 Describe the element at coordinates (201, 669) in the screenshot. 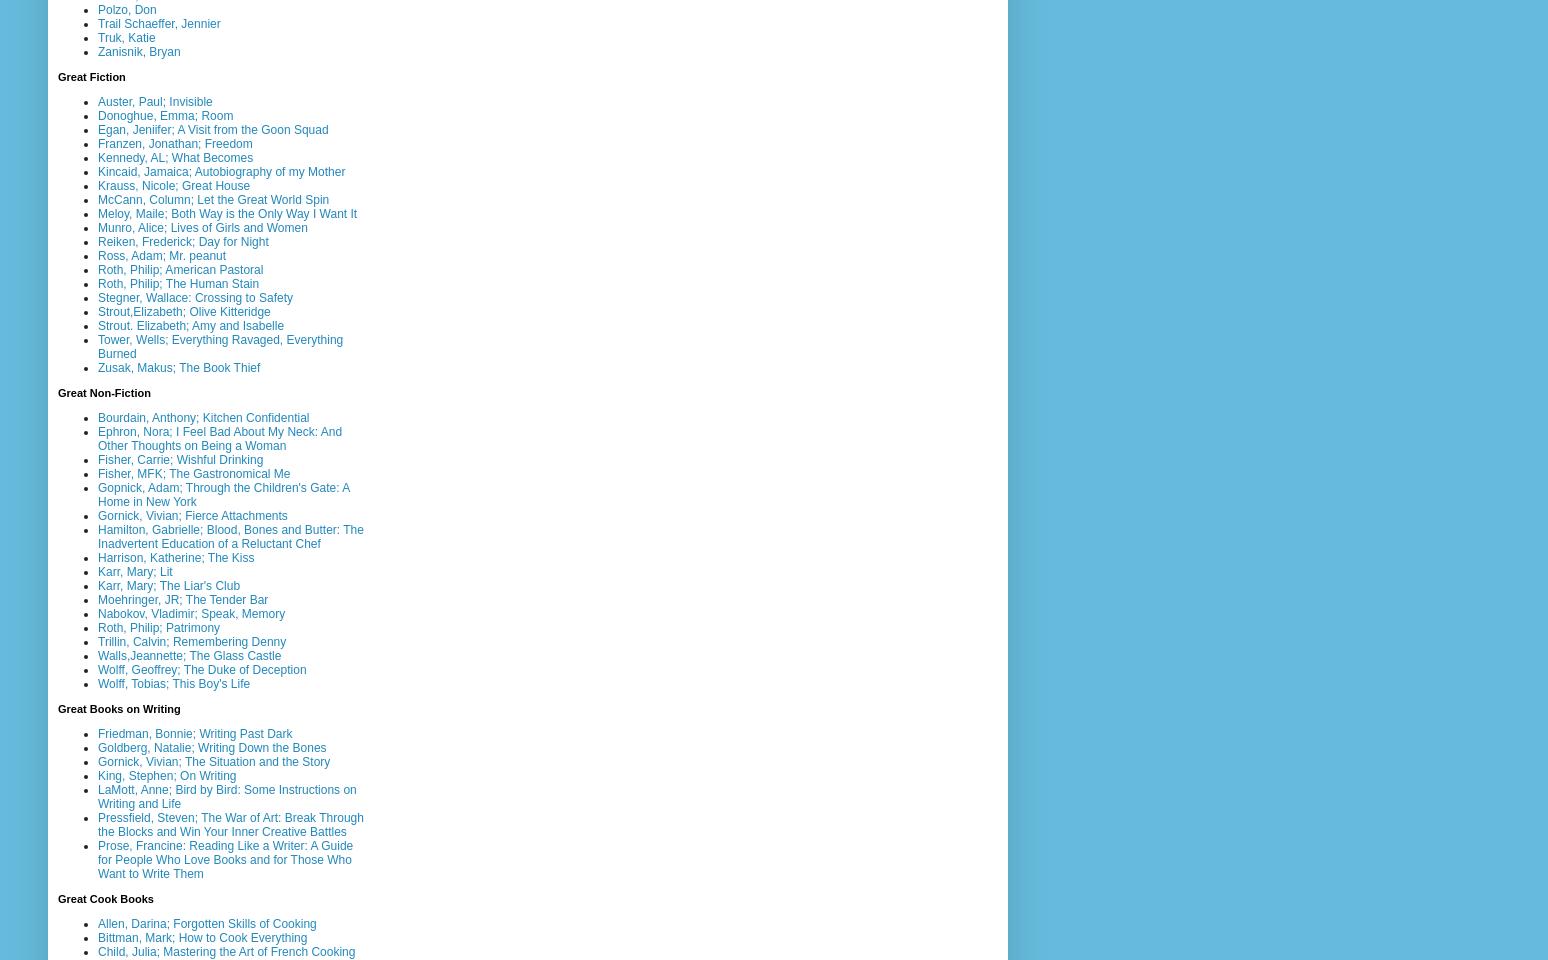

I see `'Wolff, Geoffrey; The Duke of Deception'` at that location.